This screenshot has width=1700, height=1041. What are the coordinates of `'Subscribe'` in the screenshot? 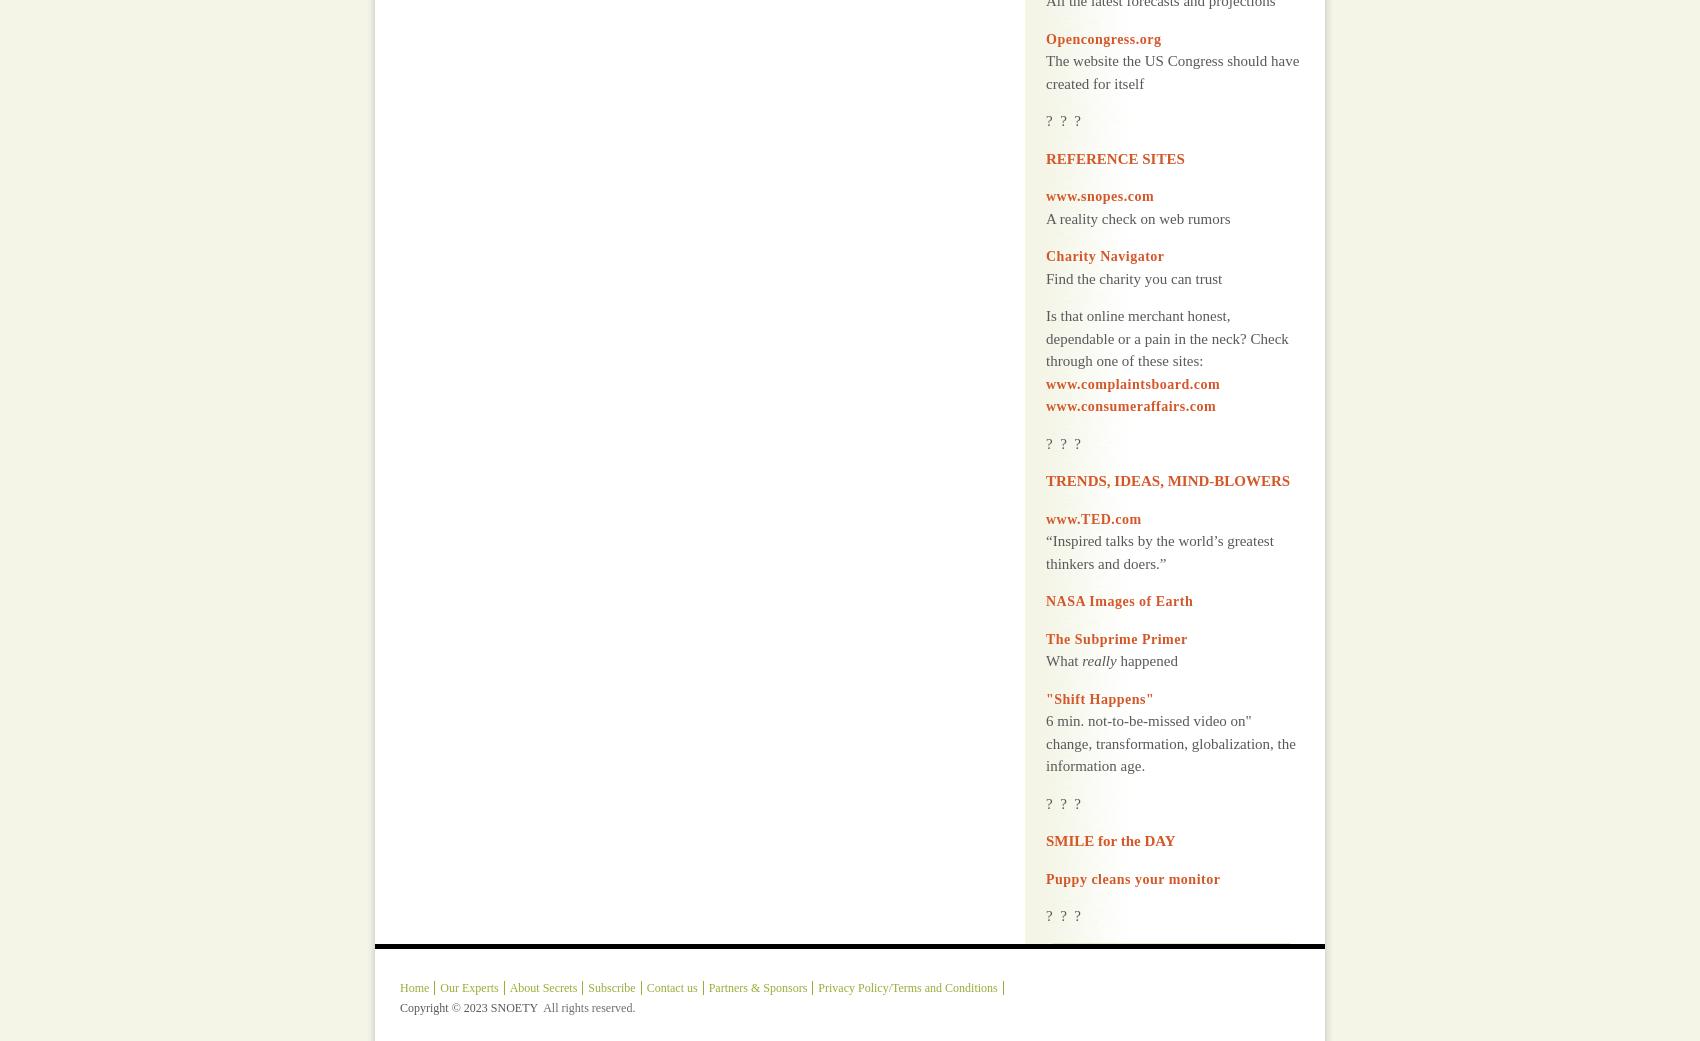 It's located at (610, 936).